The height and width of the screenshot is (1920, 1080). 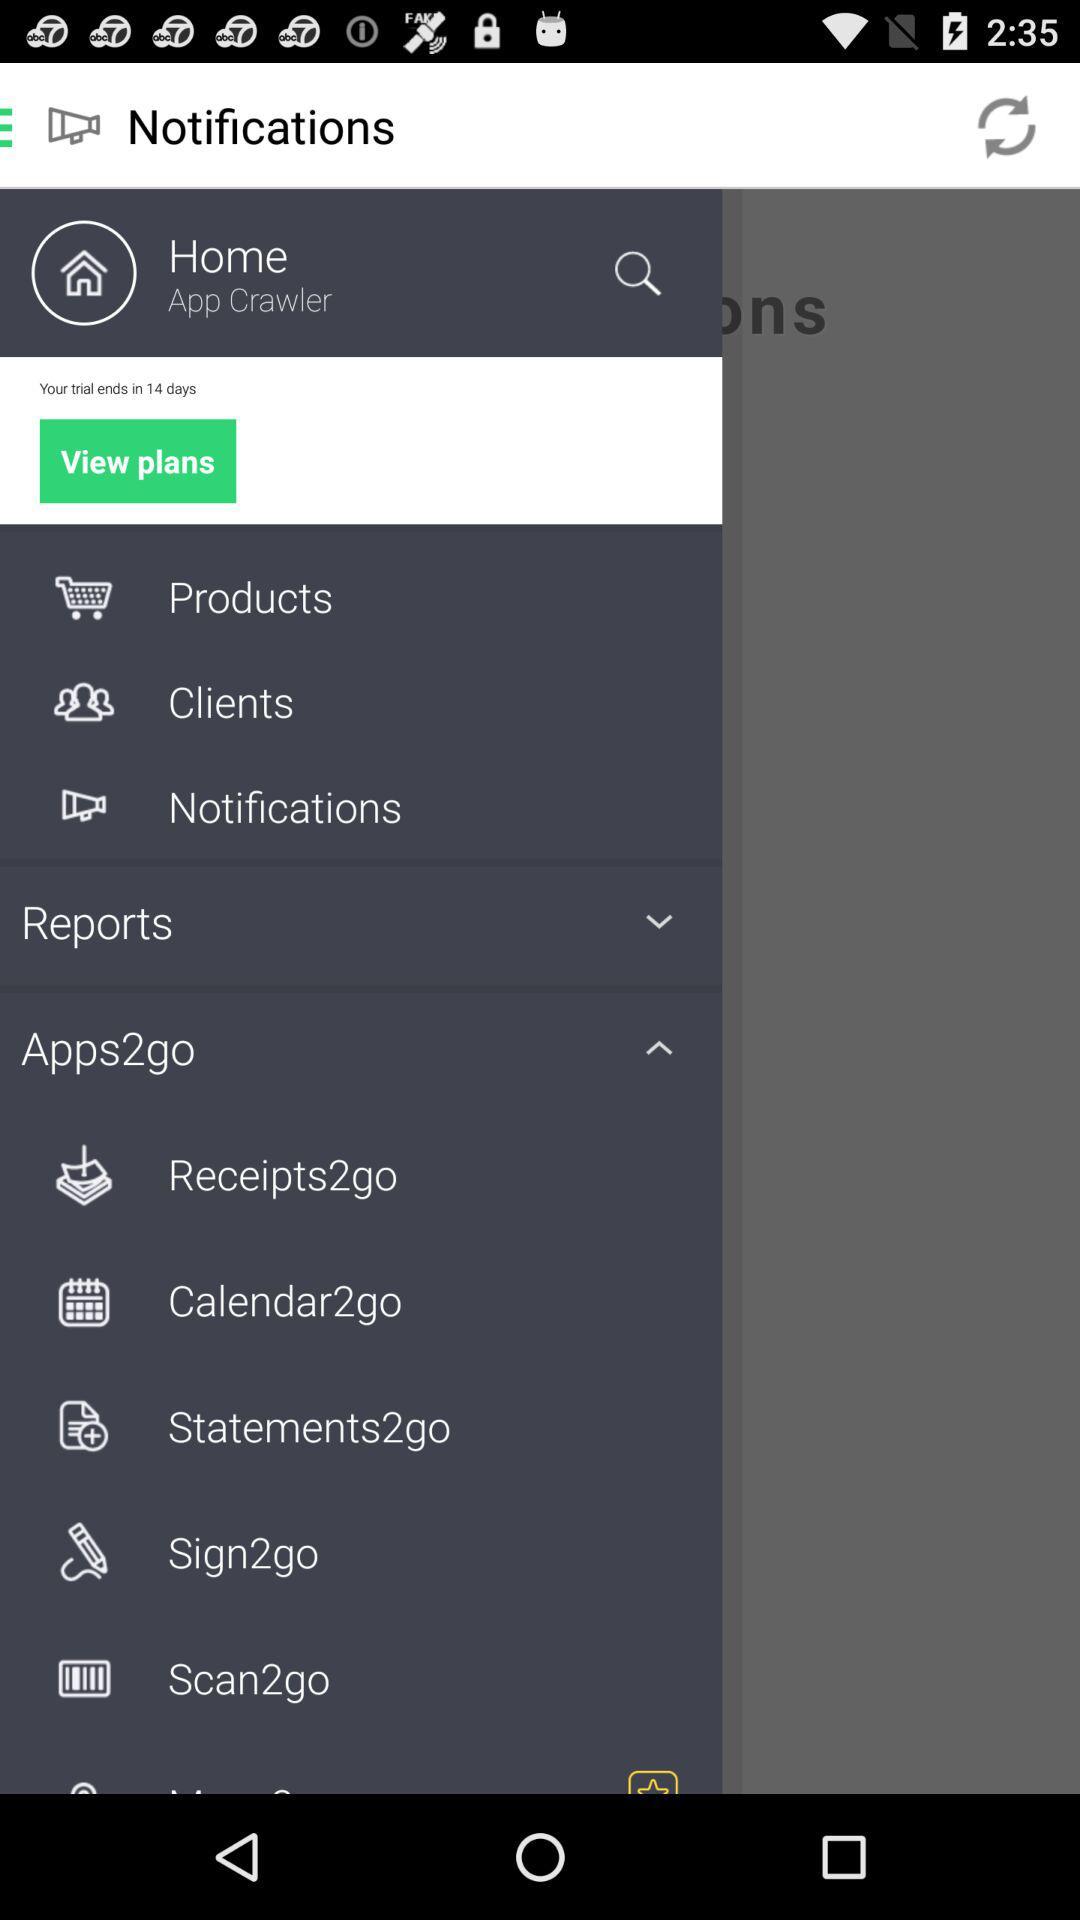 I want to click on icon left to statement2go, so click(x=83, y=1424).